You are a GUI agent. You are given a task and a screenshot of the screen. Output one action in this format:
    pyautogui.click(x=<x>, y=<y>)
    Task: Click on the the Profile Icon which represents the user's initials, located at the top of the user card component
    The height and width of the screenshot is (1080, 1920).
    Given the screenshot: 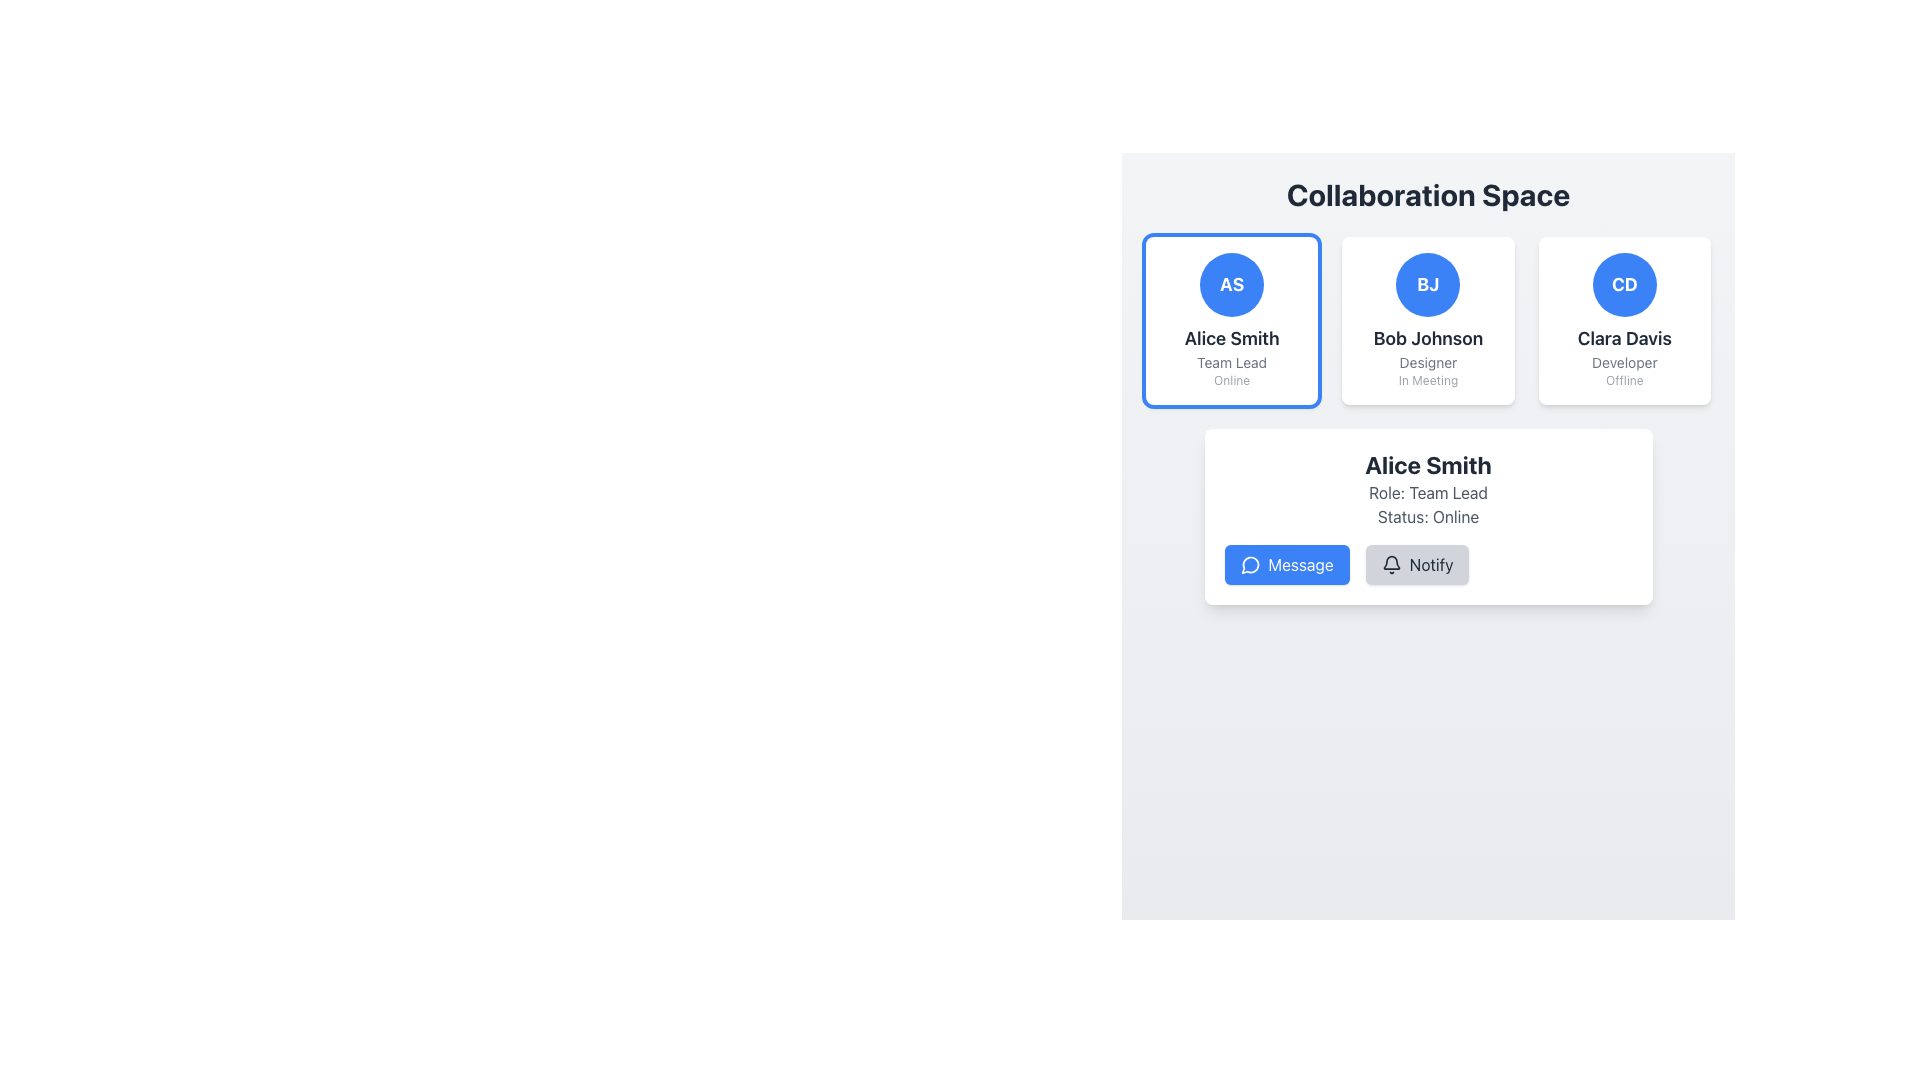 What is the action you would take?
    pyautogui.click(x=1231, y=285)
    